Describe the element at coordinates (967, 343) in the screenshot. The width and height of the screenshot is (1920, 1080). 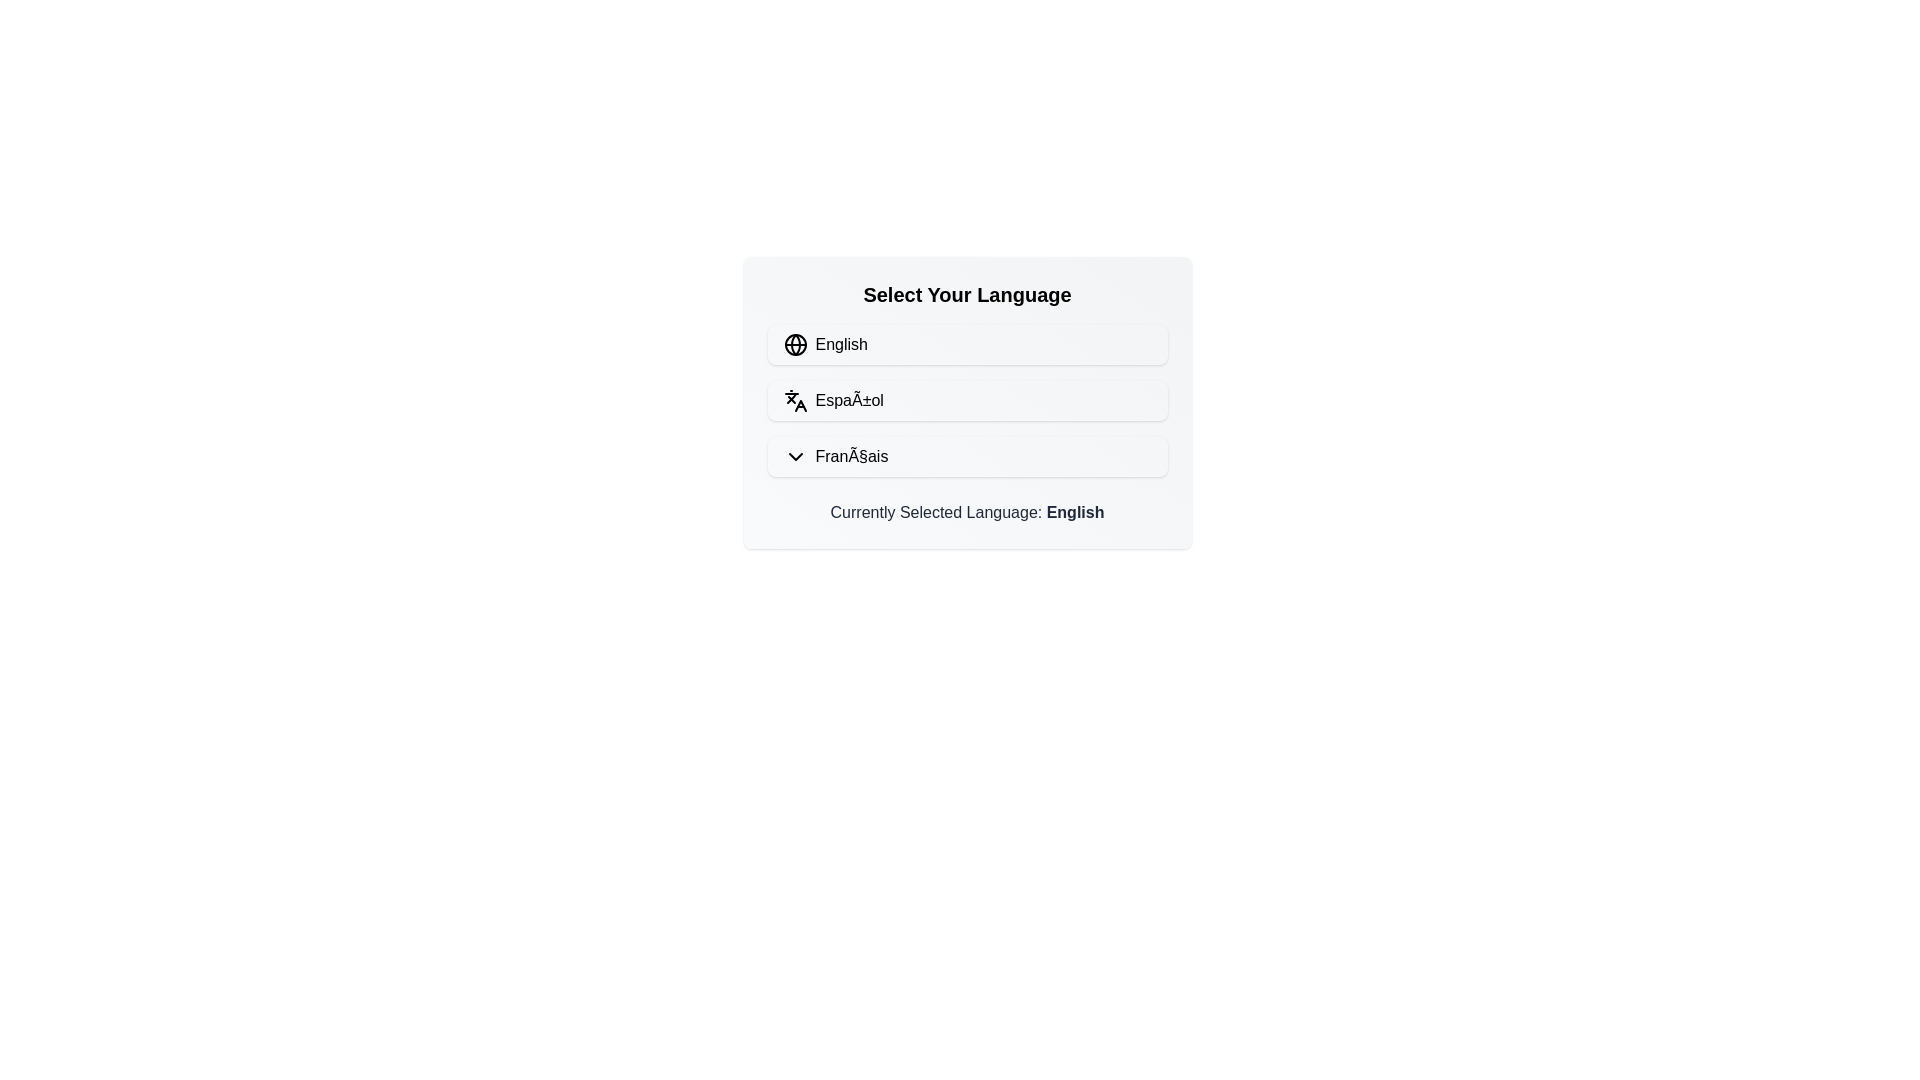
I see `the 'English' language selection button located directly below the title 'Select Your Language.'` at that location.